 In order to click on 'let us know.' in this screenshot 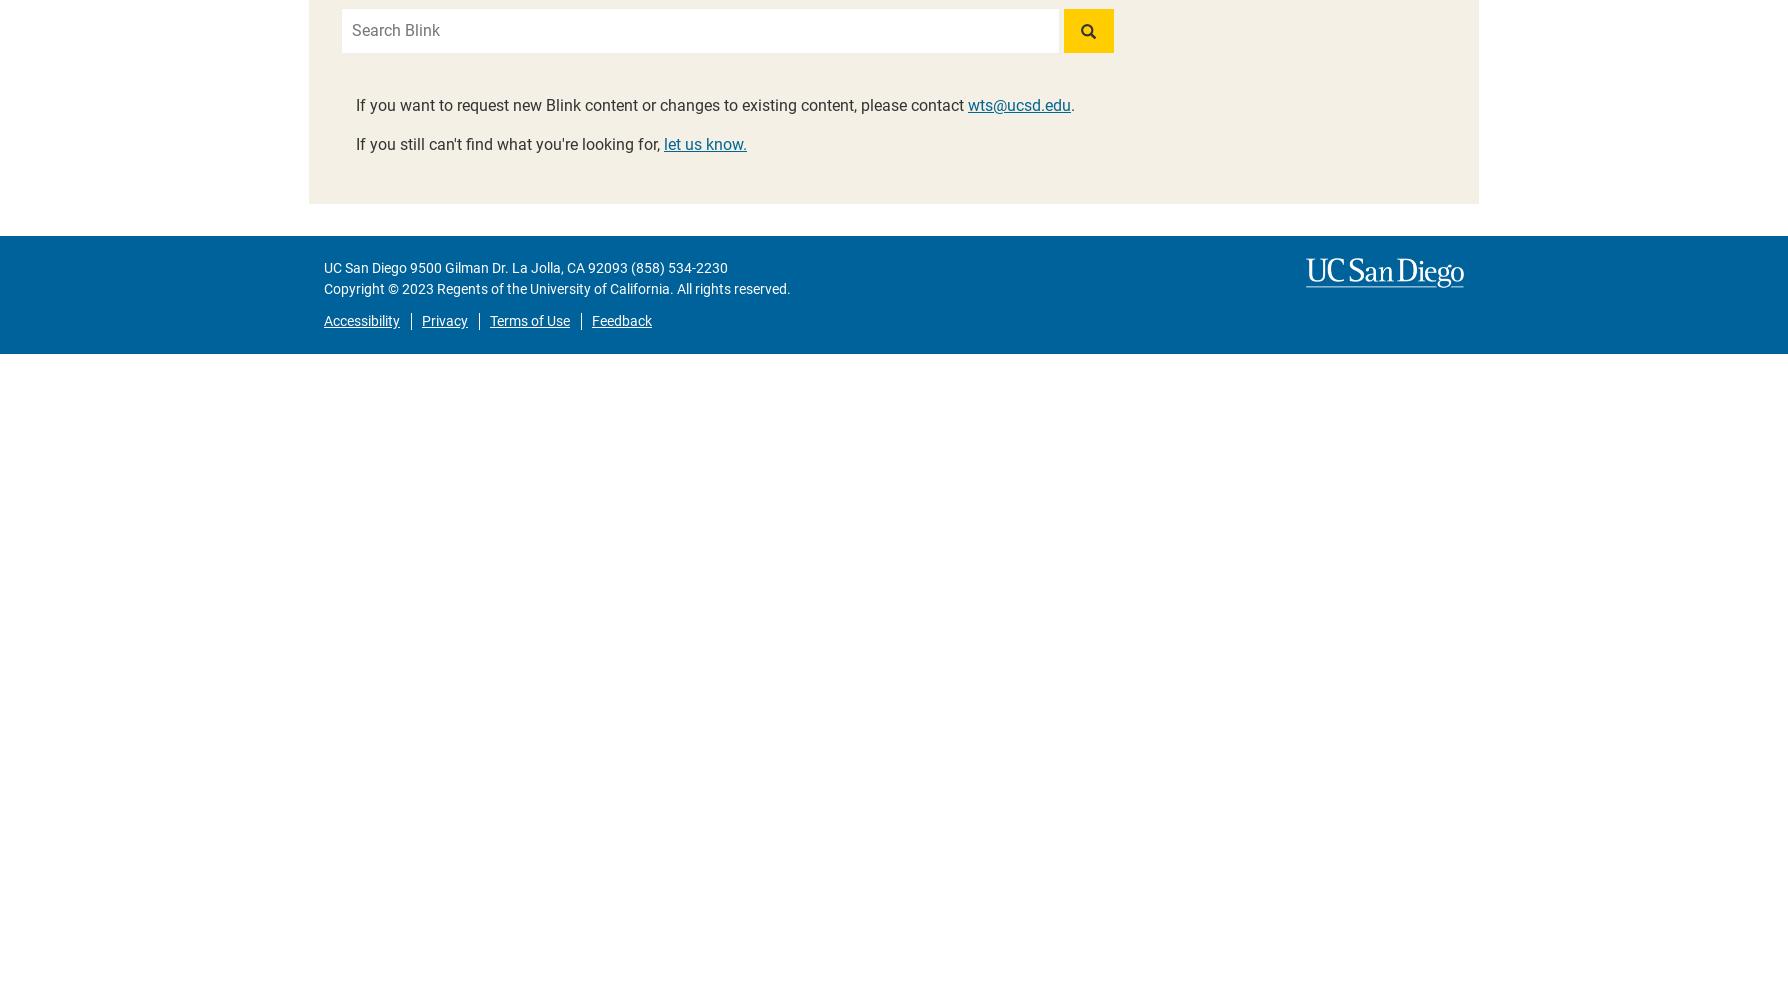, I will do `click(704, 144)`.